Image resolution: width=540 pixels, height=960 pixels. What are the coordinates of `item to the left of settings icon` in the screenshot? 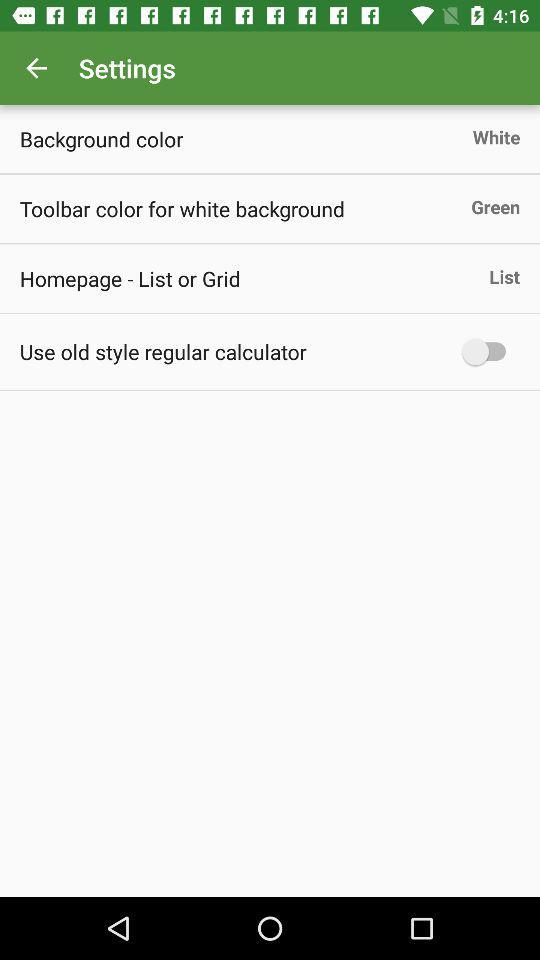 It's located at (36, 68).